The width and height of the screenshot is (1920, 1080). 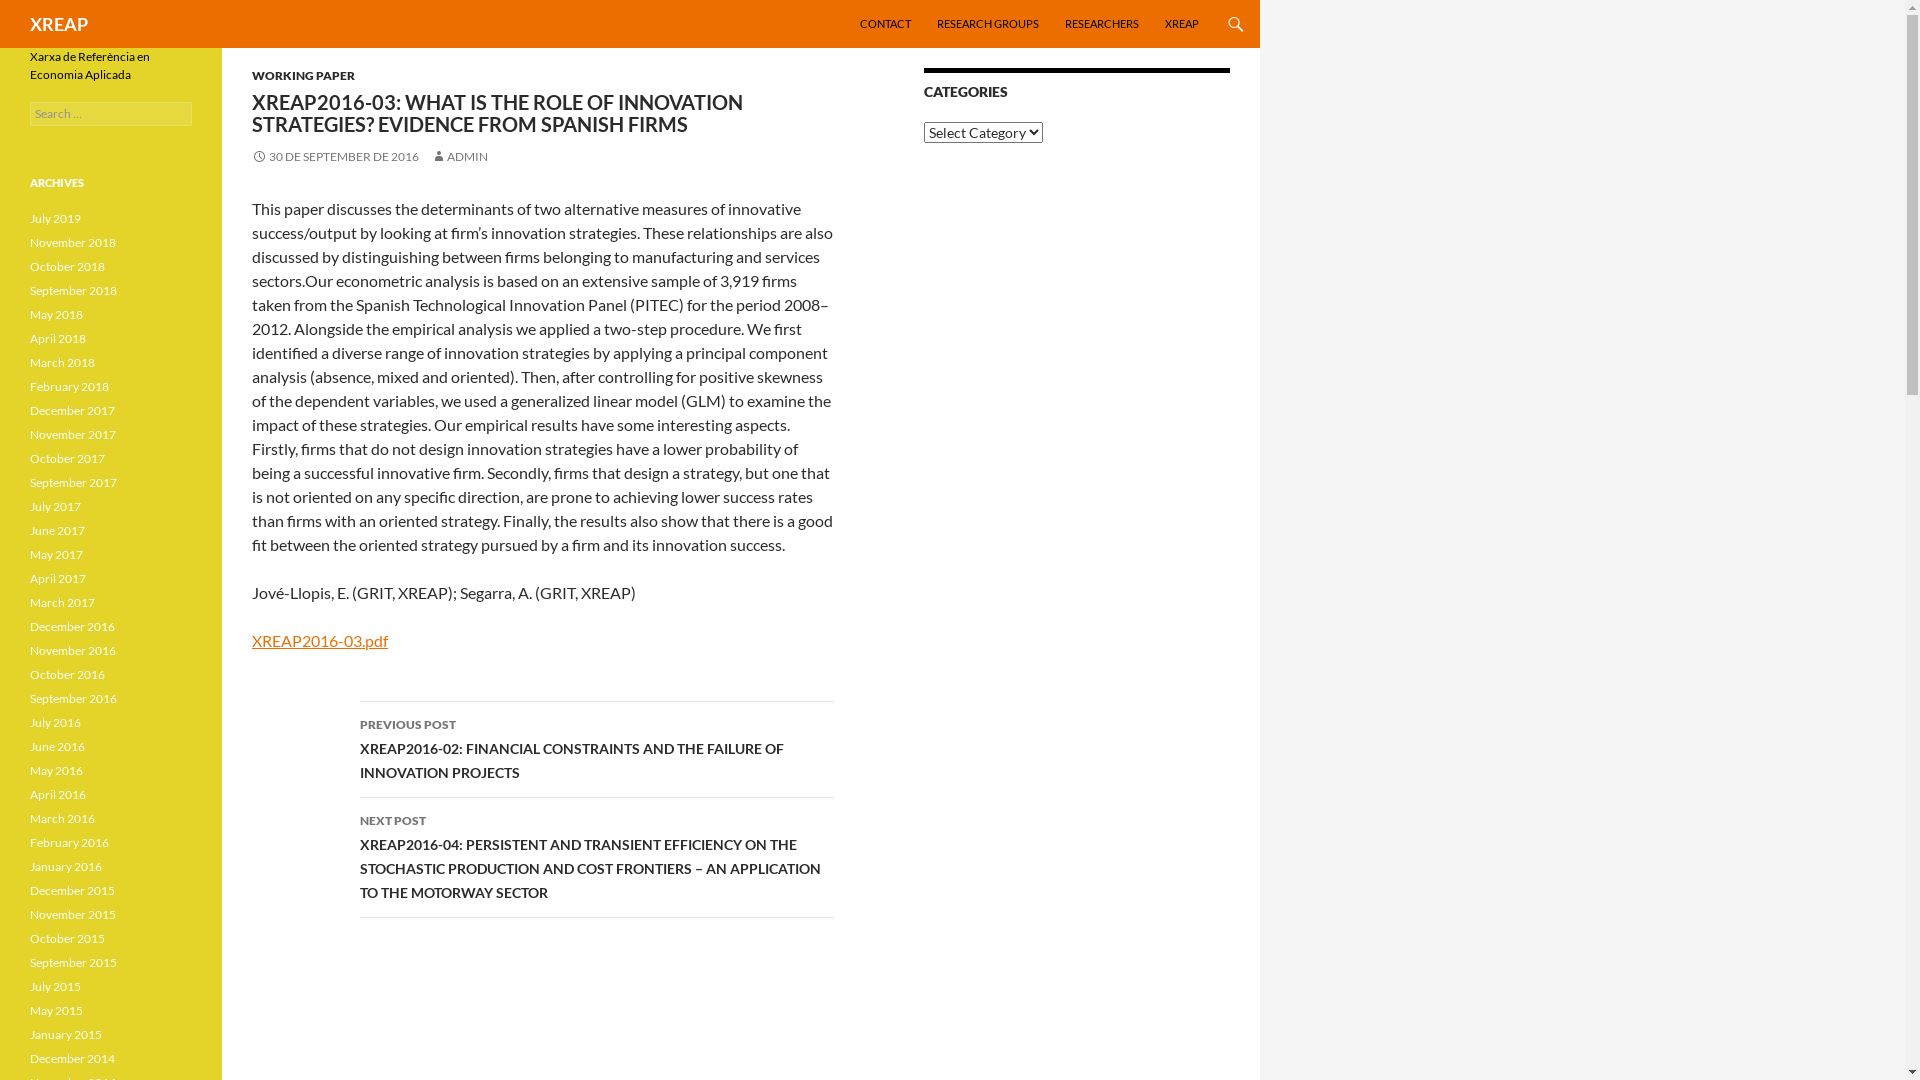 What do you see at coordinates (56, 769) in the screenshot?
I see `'May 2016'` at bounding box center [56, 769].